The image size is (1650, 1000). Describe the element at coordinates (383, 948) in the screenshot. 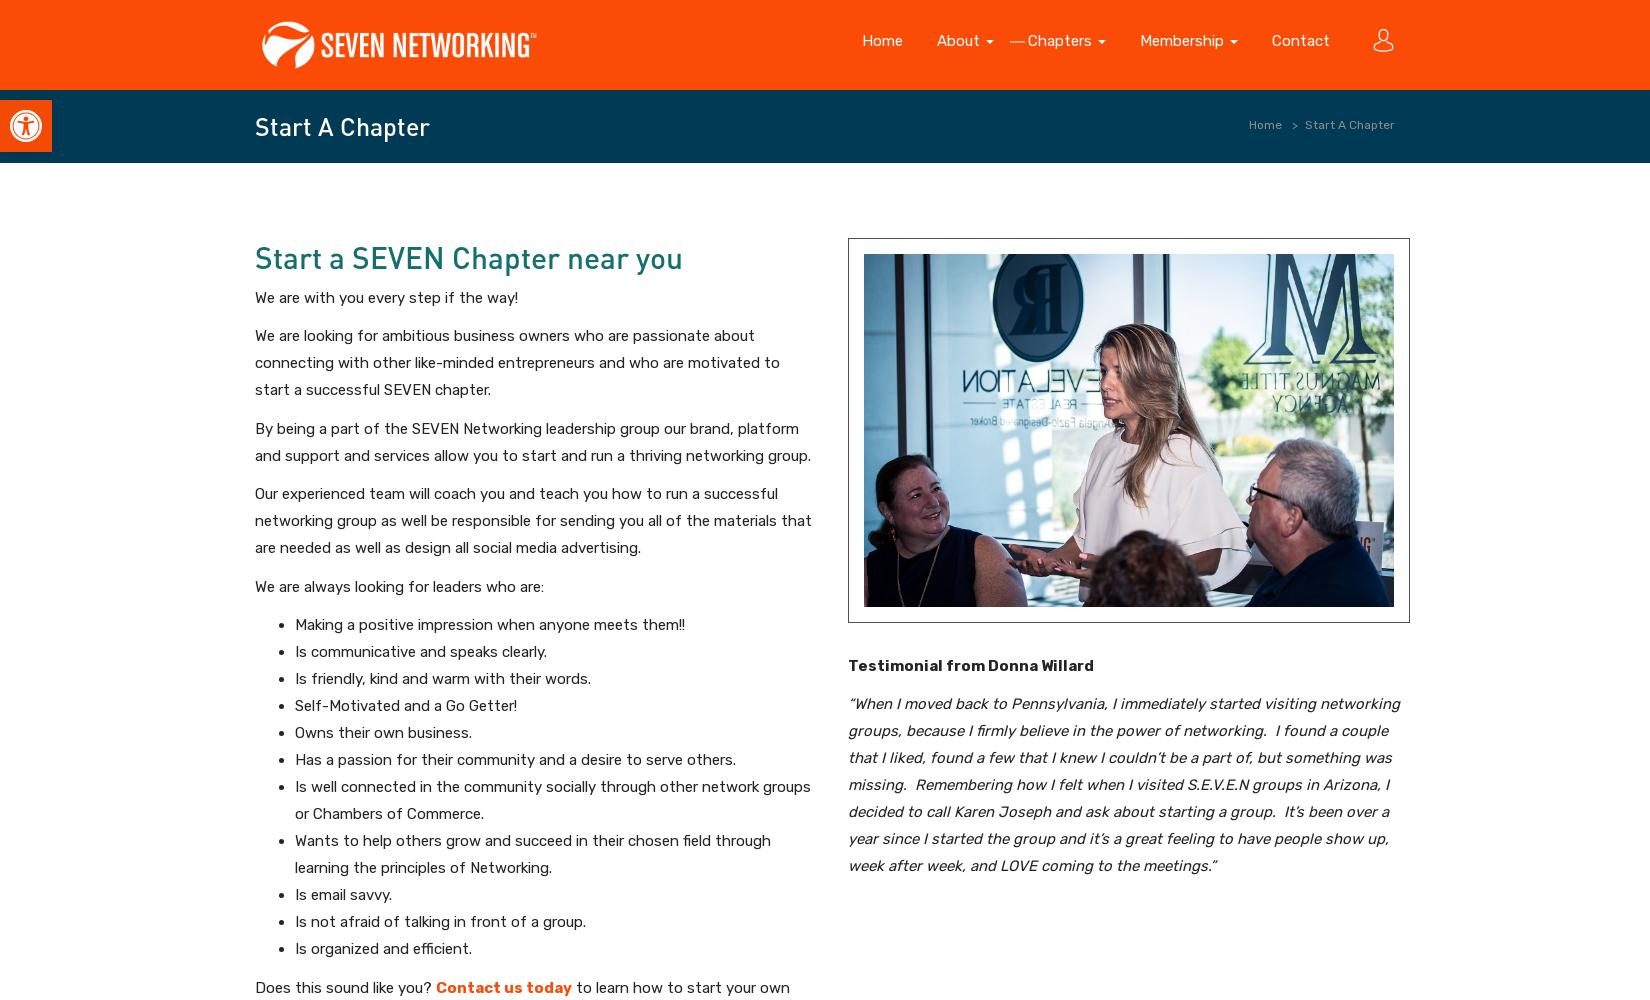

I see `'Is organized and efficient.'` at that location.